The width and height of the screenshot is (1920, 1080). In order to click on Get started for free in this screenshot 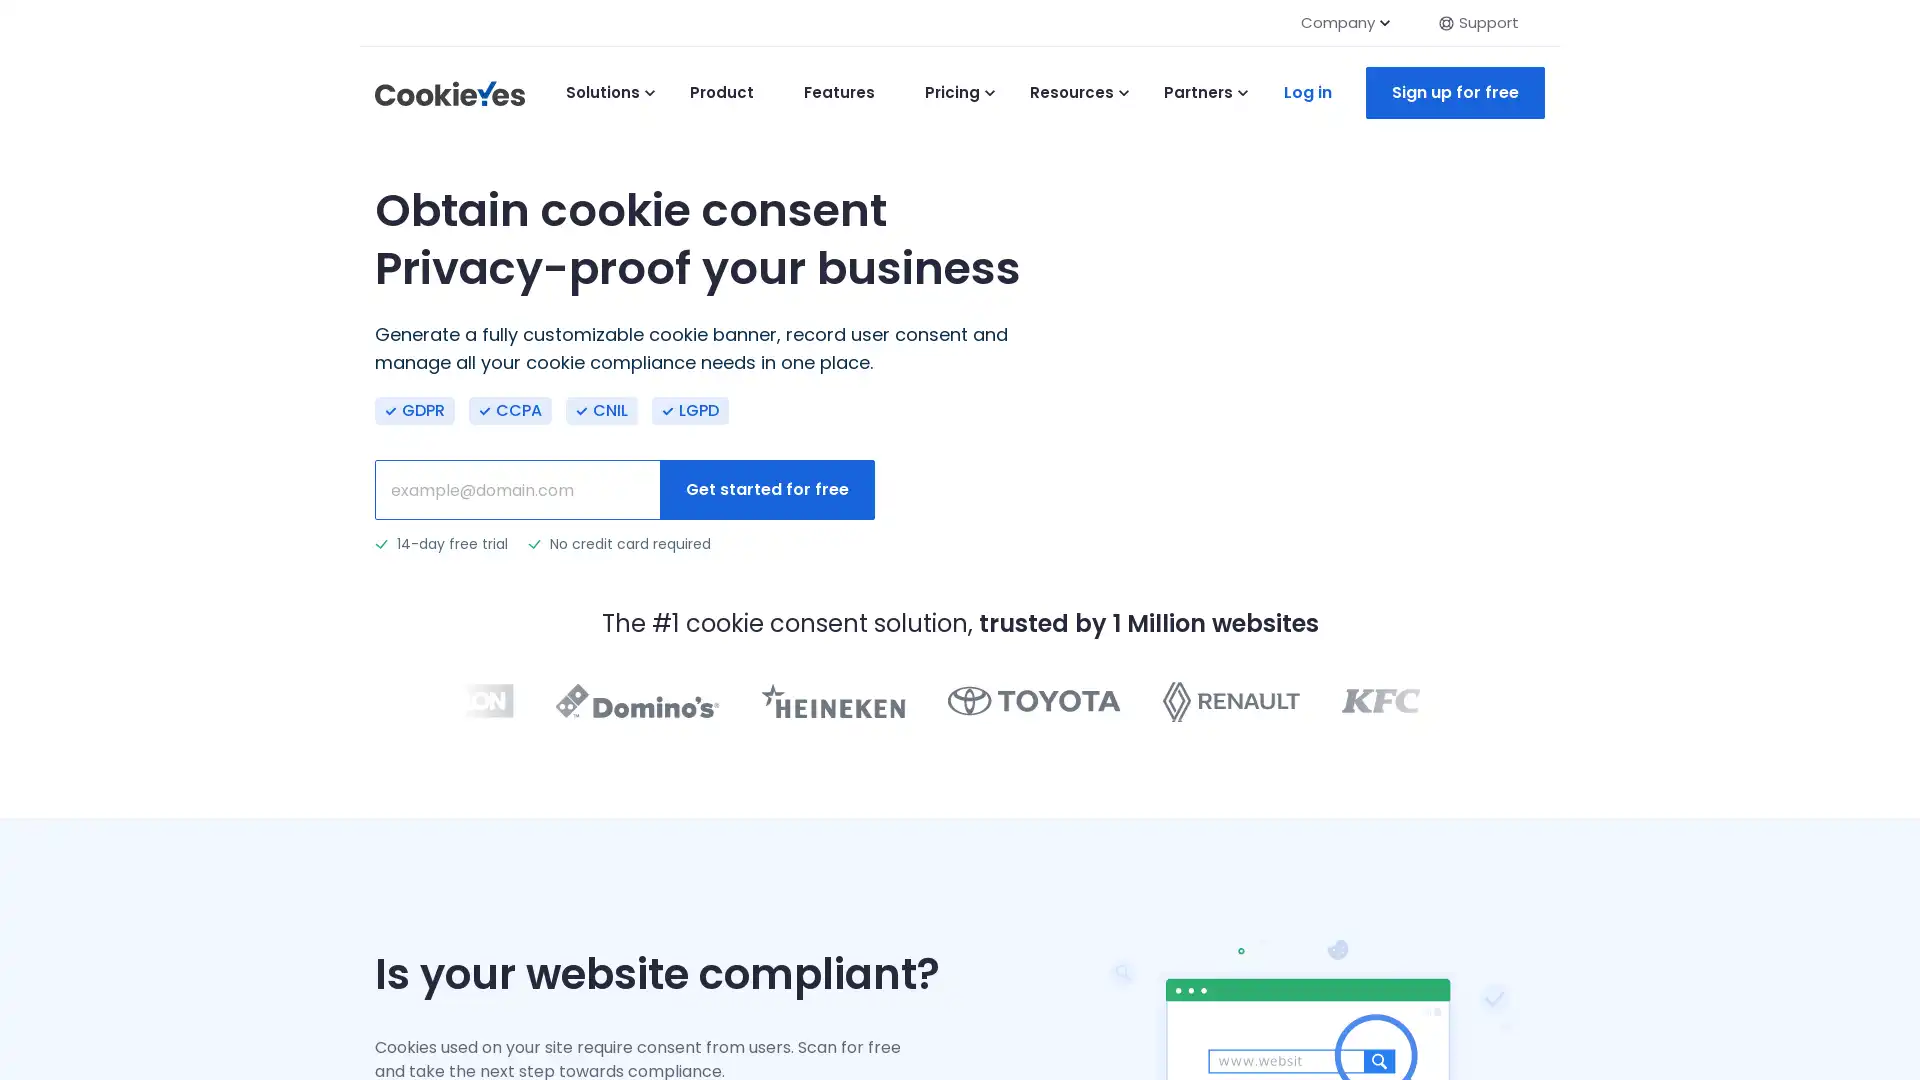, I will do `click(766, 489)`.